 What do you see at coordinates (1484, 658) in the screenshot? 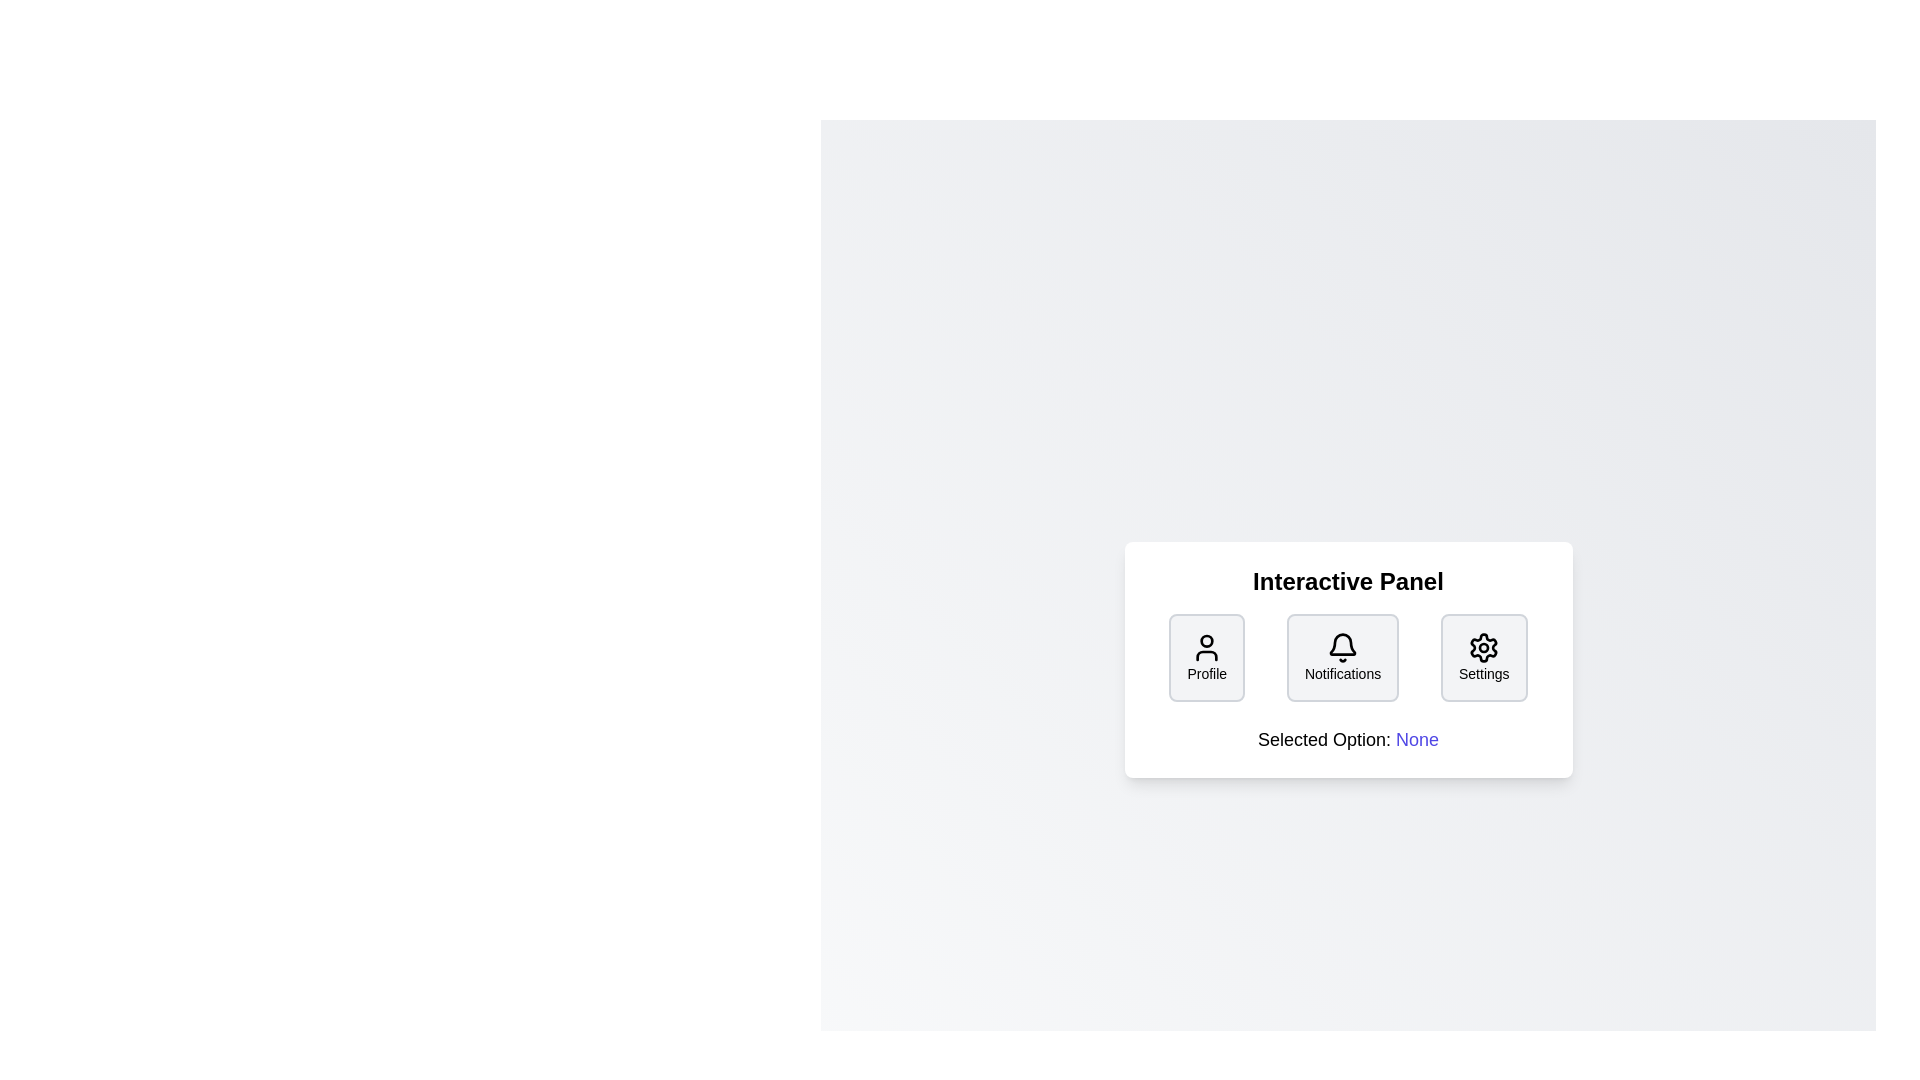
I see `the button labeled Settings to observe its visual design` at bounding box center [1484, 658].